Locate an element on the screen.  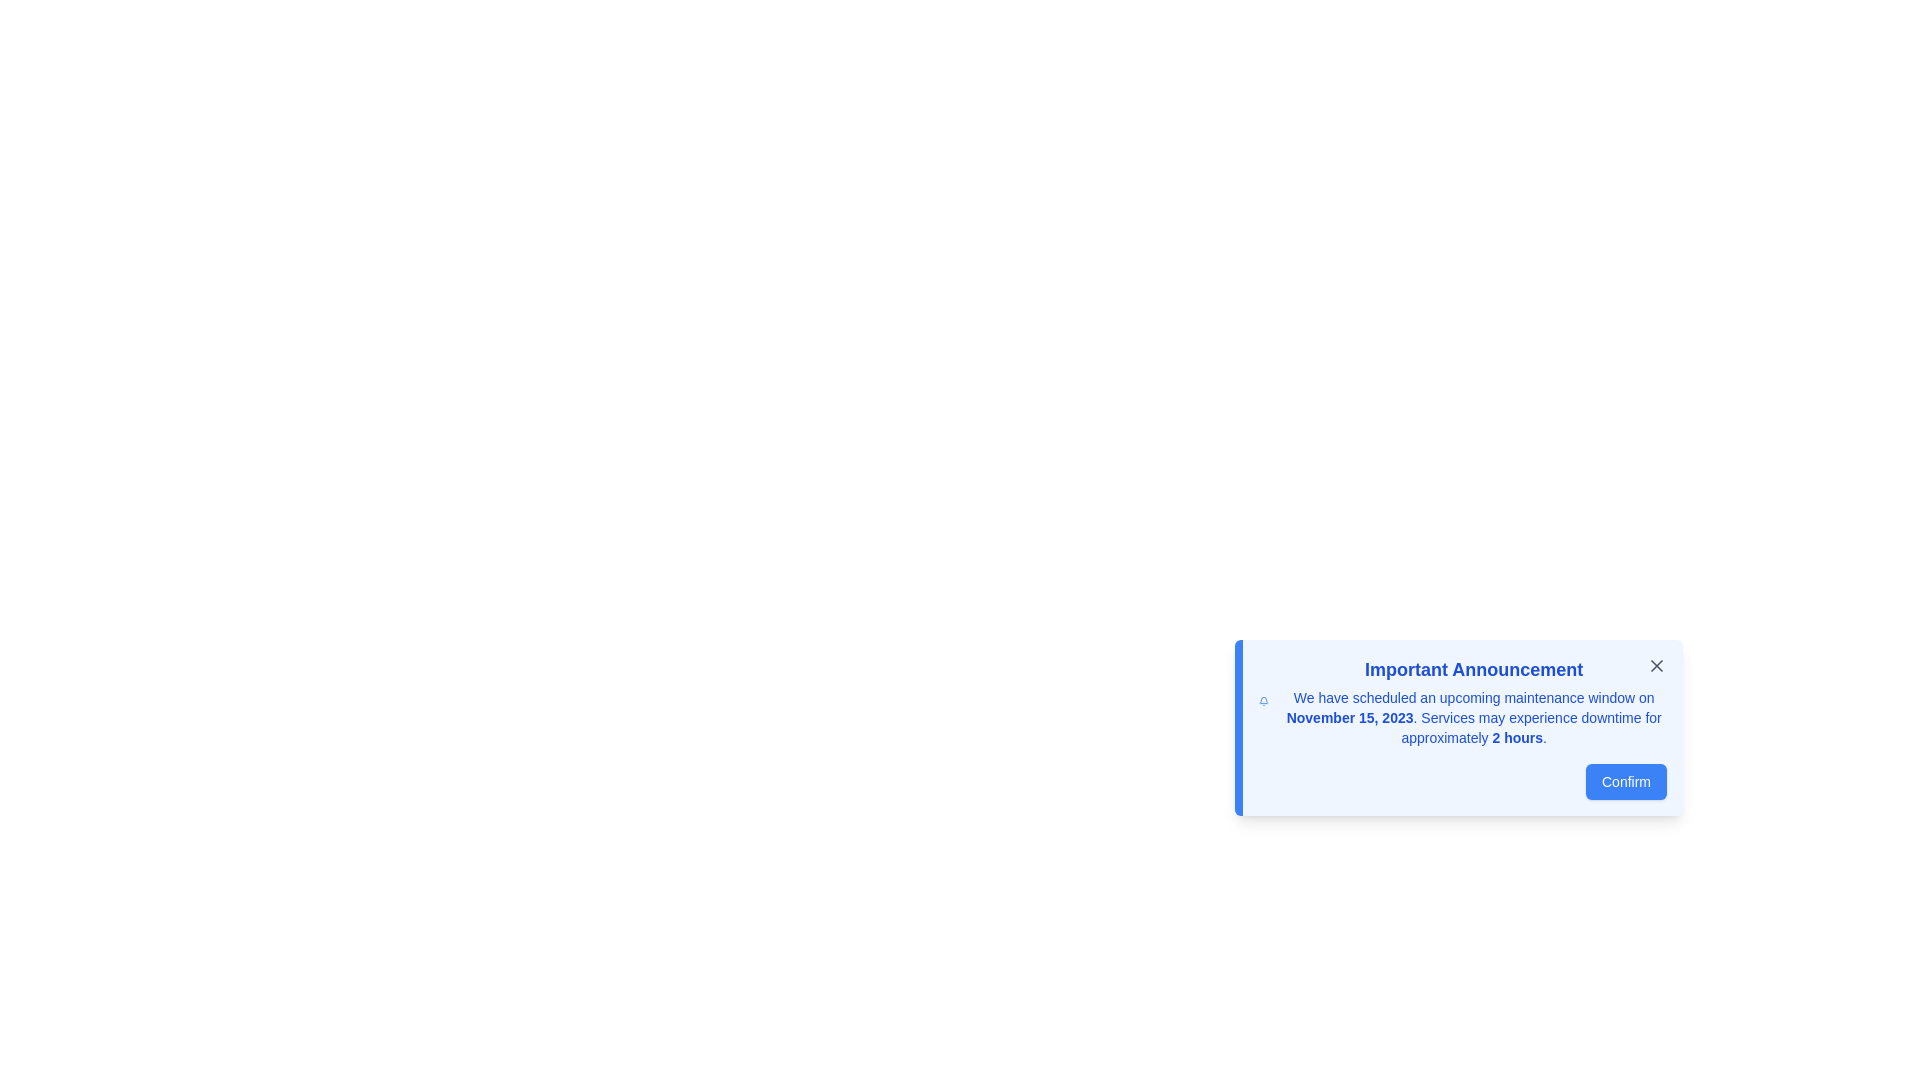
the small 'X' icon button located in the top-right corner of the rectangular modal dialog box is located at coordinates (1656, 666).